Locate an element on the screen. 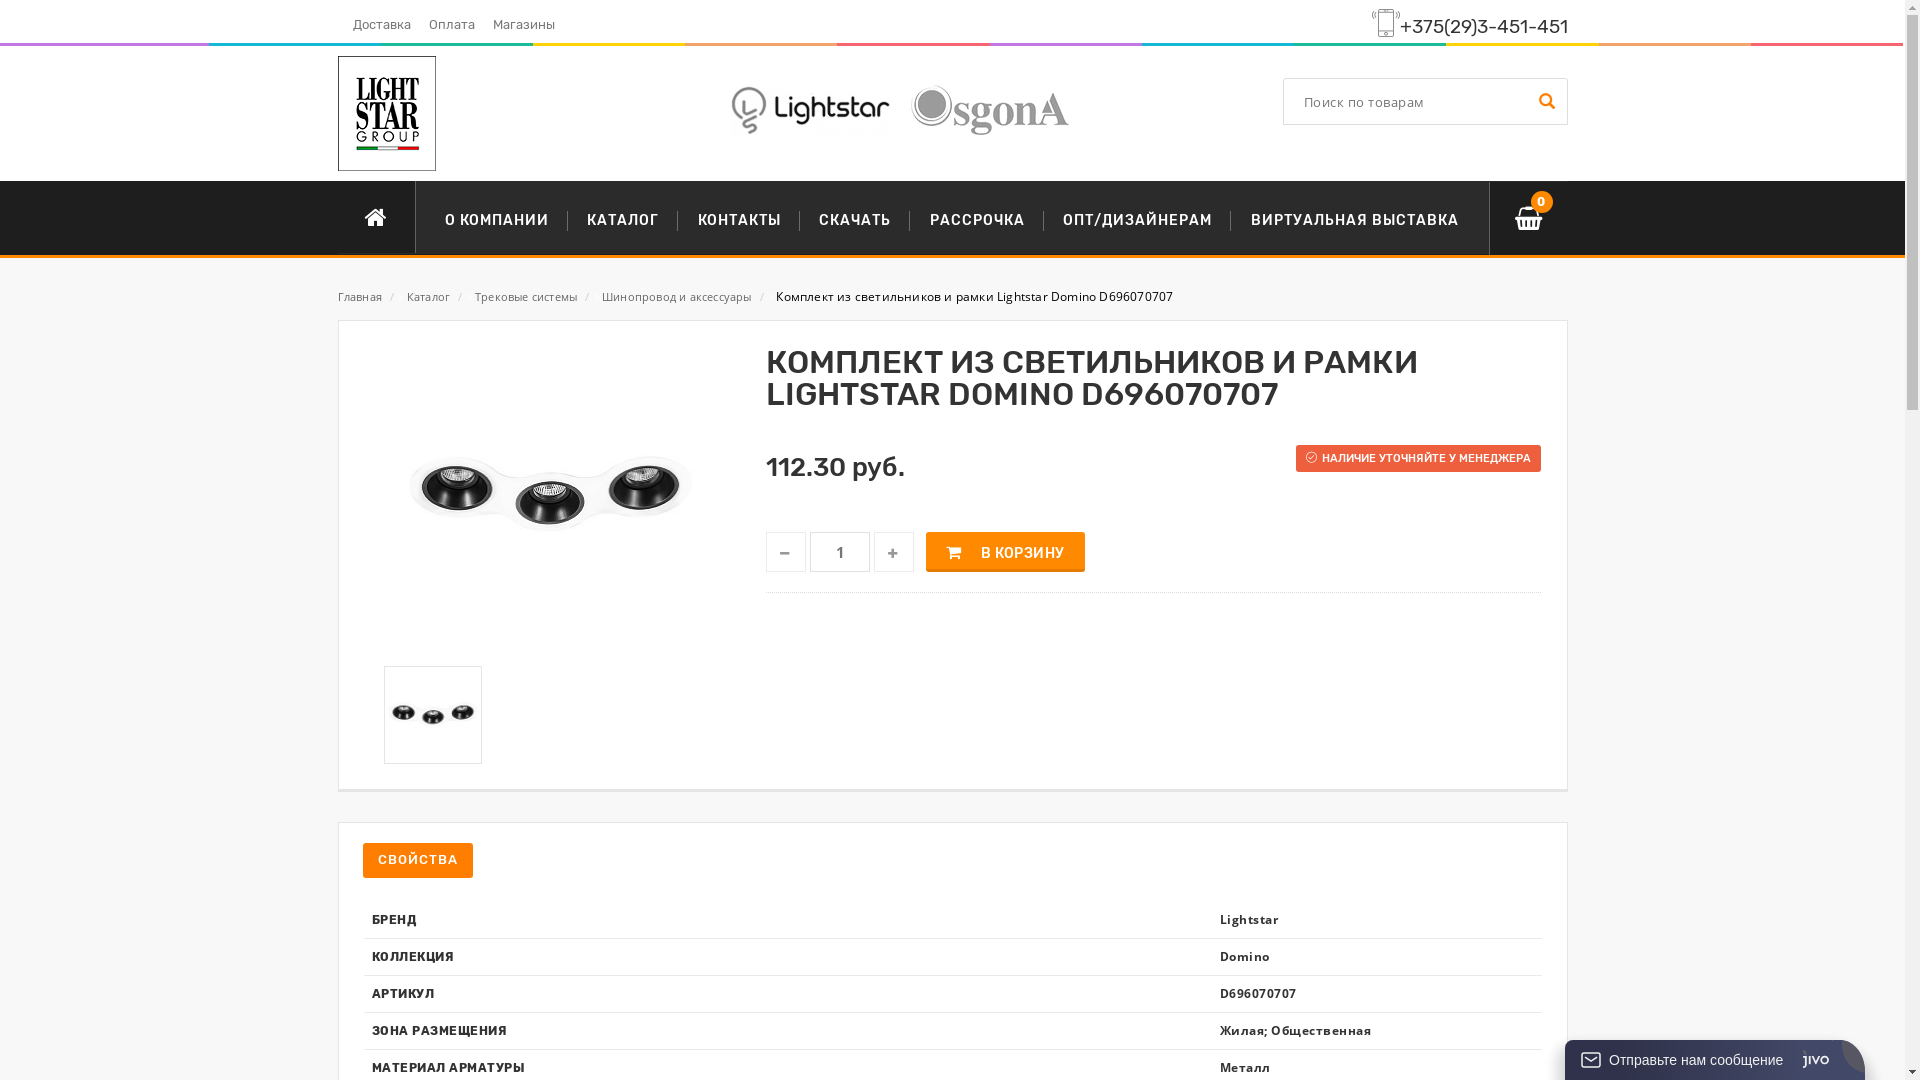 Image resolution: width=1920 pixels, height=1080 pixels. ' ' is located at coordinates (1543, 101).